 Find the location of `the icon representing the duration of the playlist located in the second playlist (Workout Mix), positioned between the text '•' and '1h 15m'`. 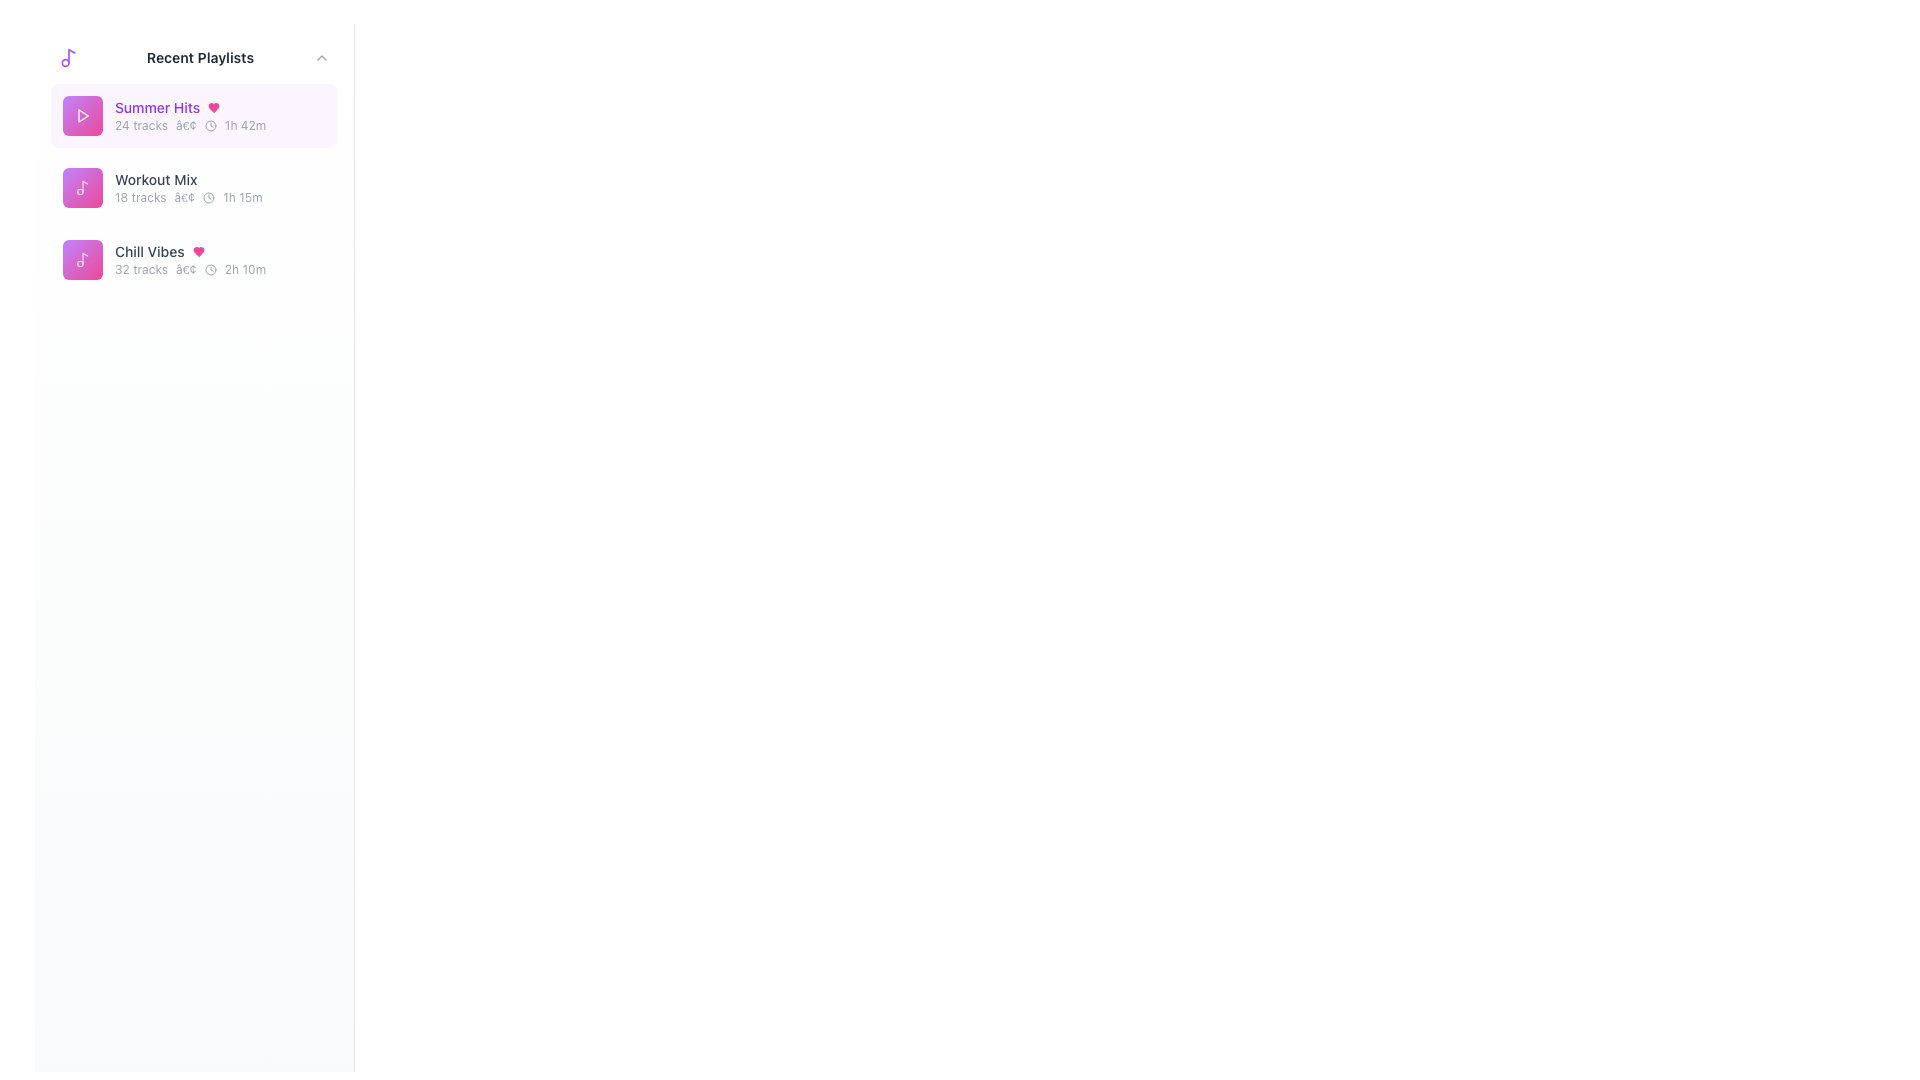

the icon representing the duration of the playlist located in the second playlist (Workout Mix), positioned between the text '•' and '1h 15m' is located at coordinates (209, 197).